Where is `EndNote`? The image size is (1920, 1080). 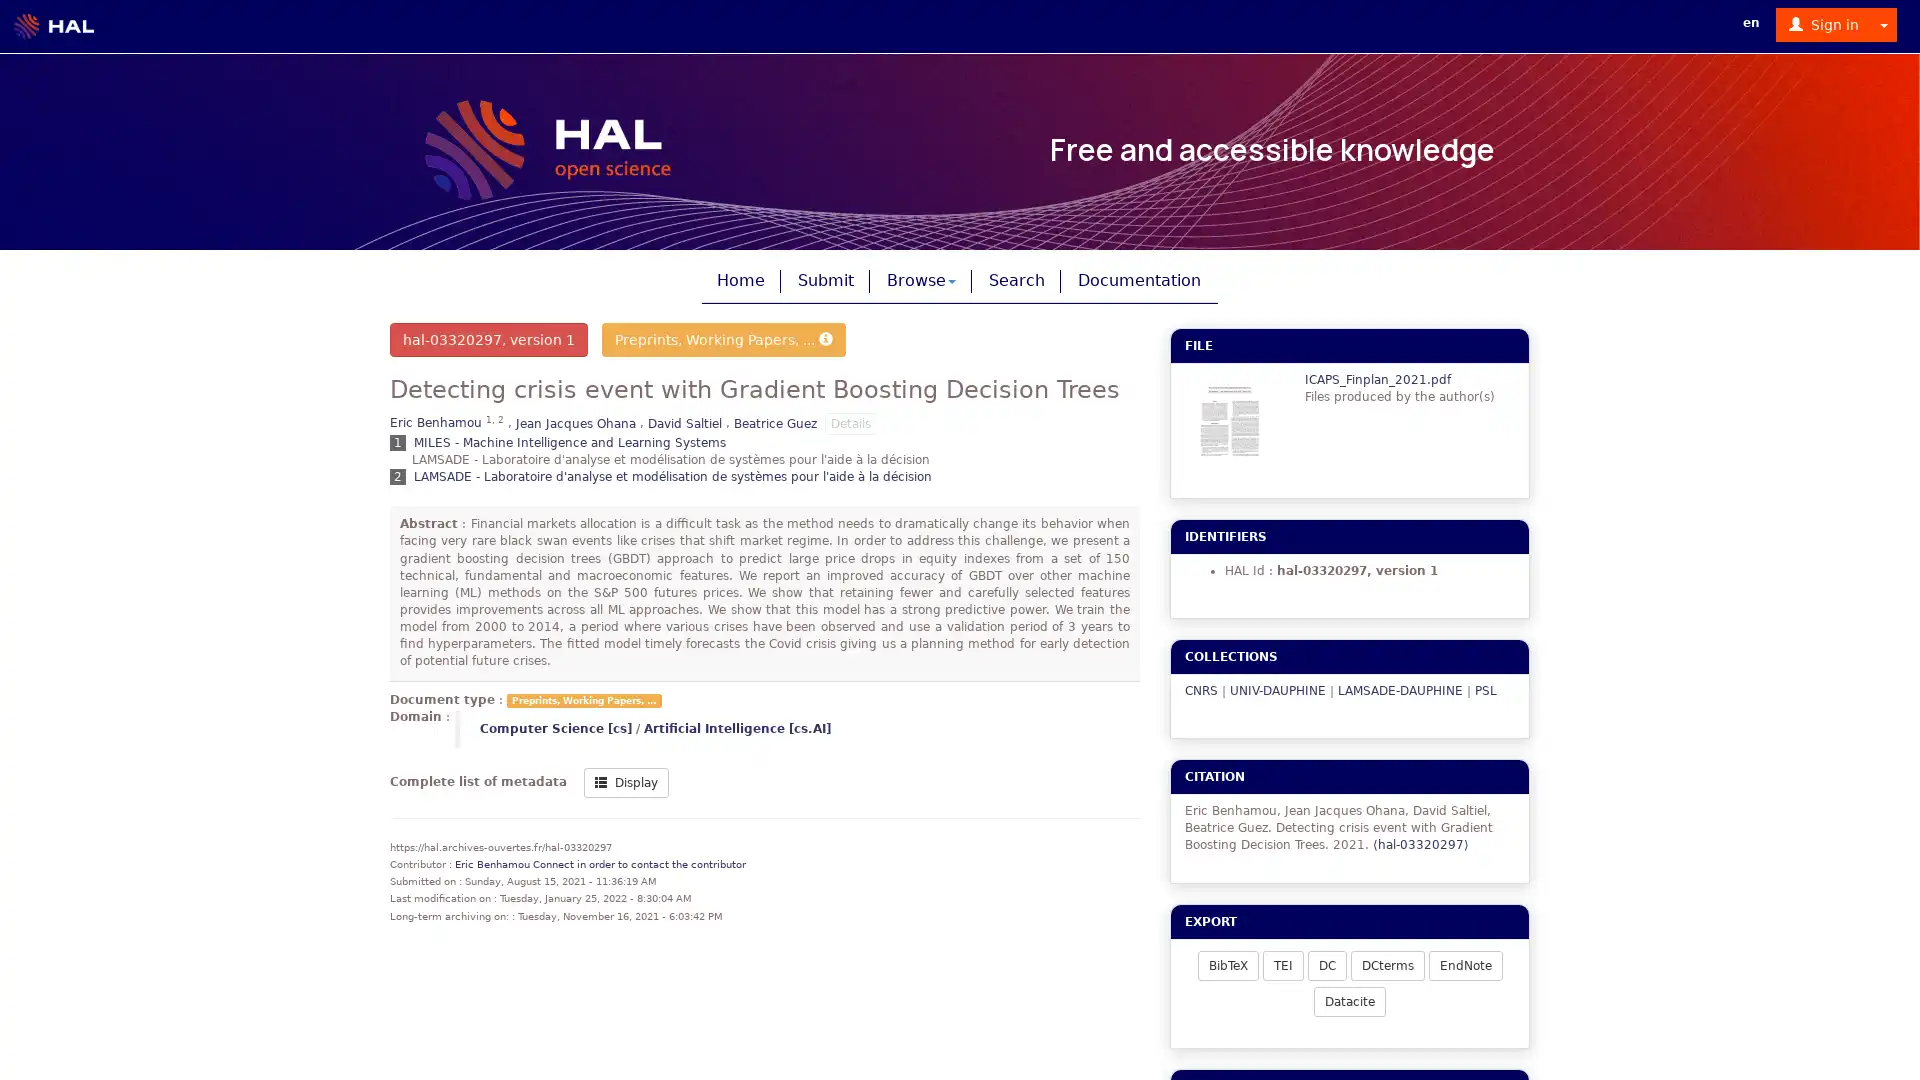 EndNote is located at coordinates (1464, 963).